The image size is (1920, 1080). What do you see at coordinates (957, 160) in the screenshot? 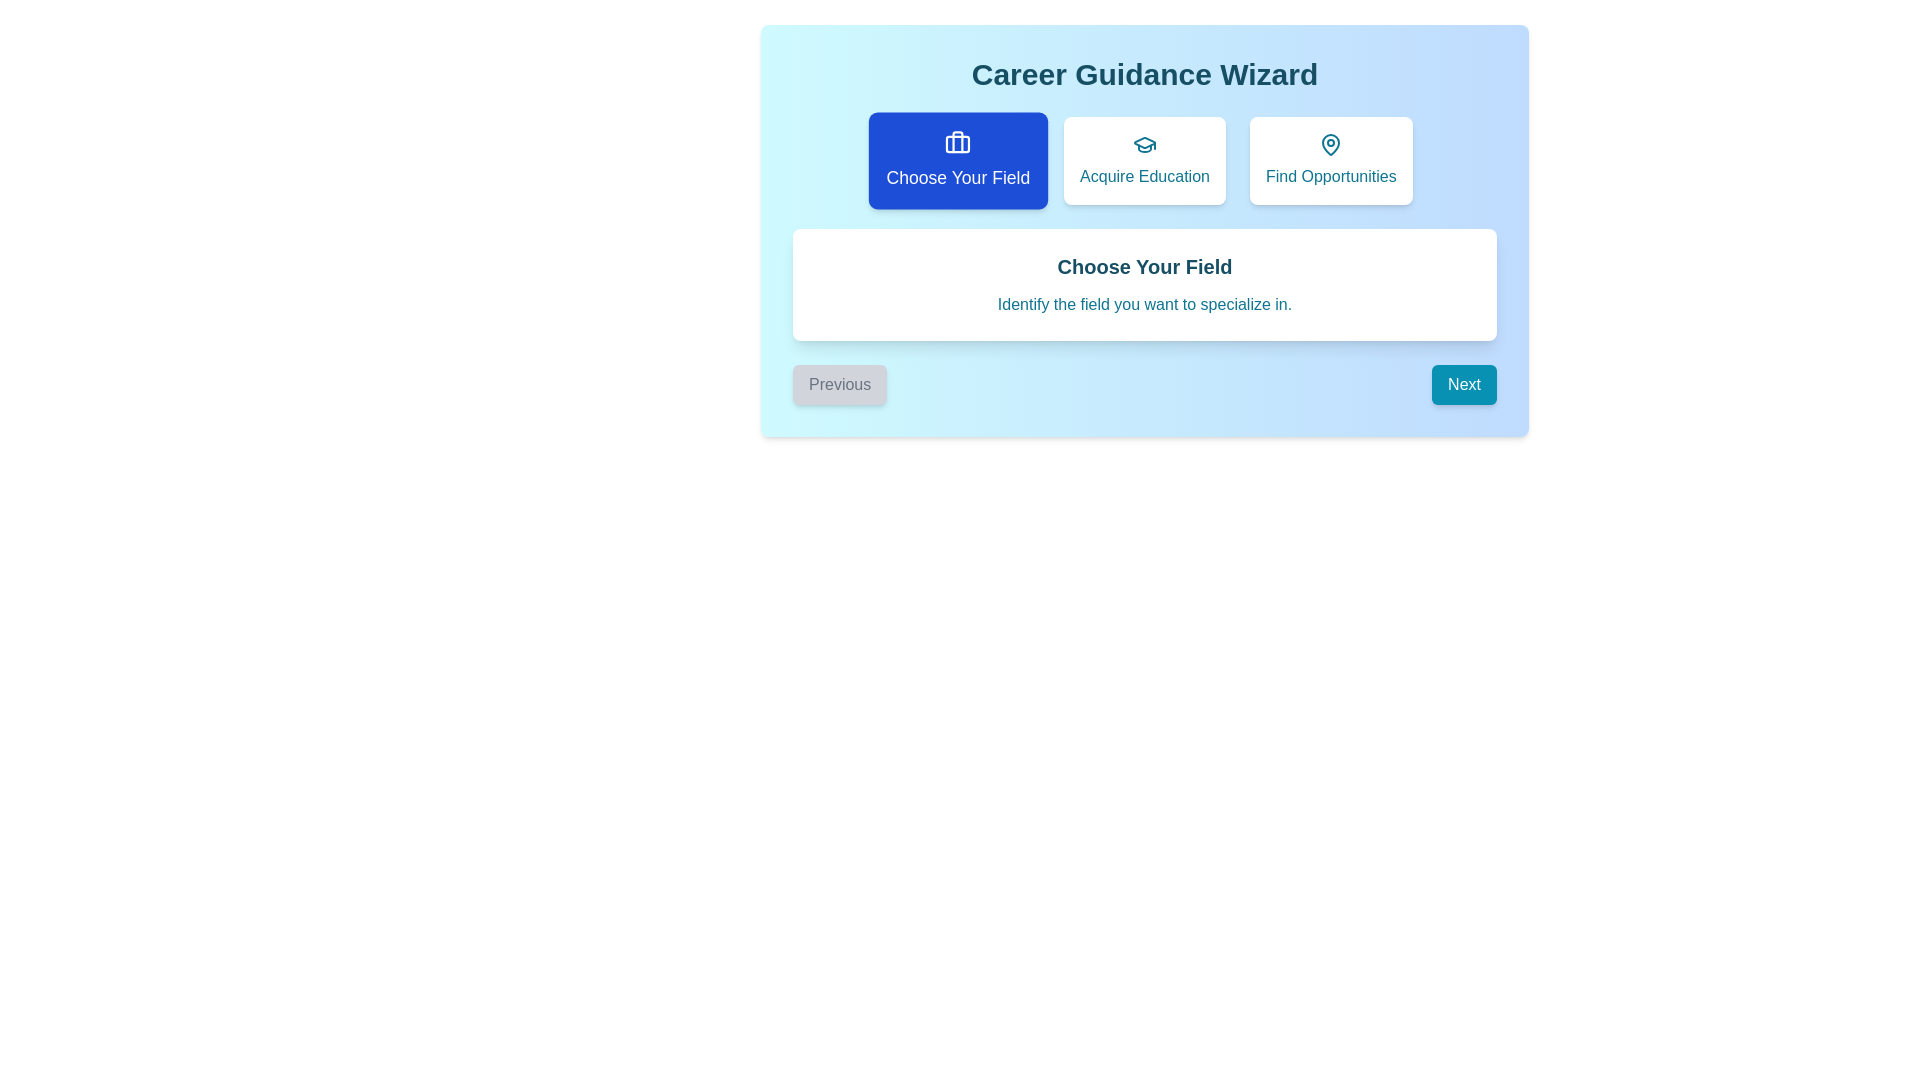
I see `the 'Choose Your Field' button, which is a deep blue rectangular button with rounded corners and a suitcase icon above the text, located centrally in the upper half of the interface` at bounding box center [957, 160].